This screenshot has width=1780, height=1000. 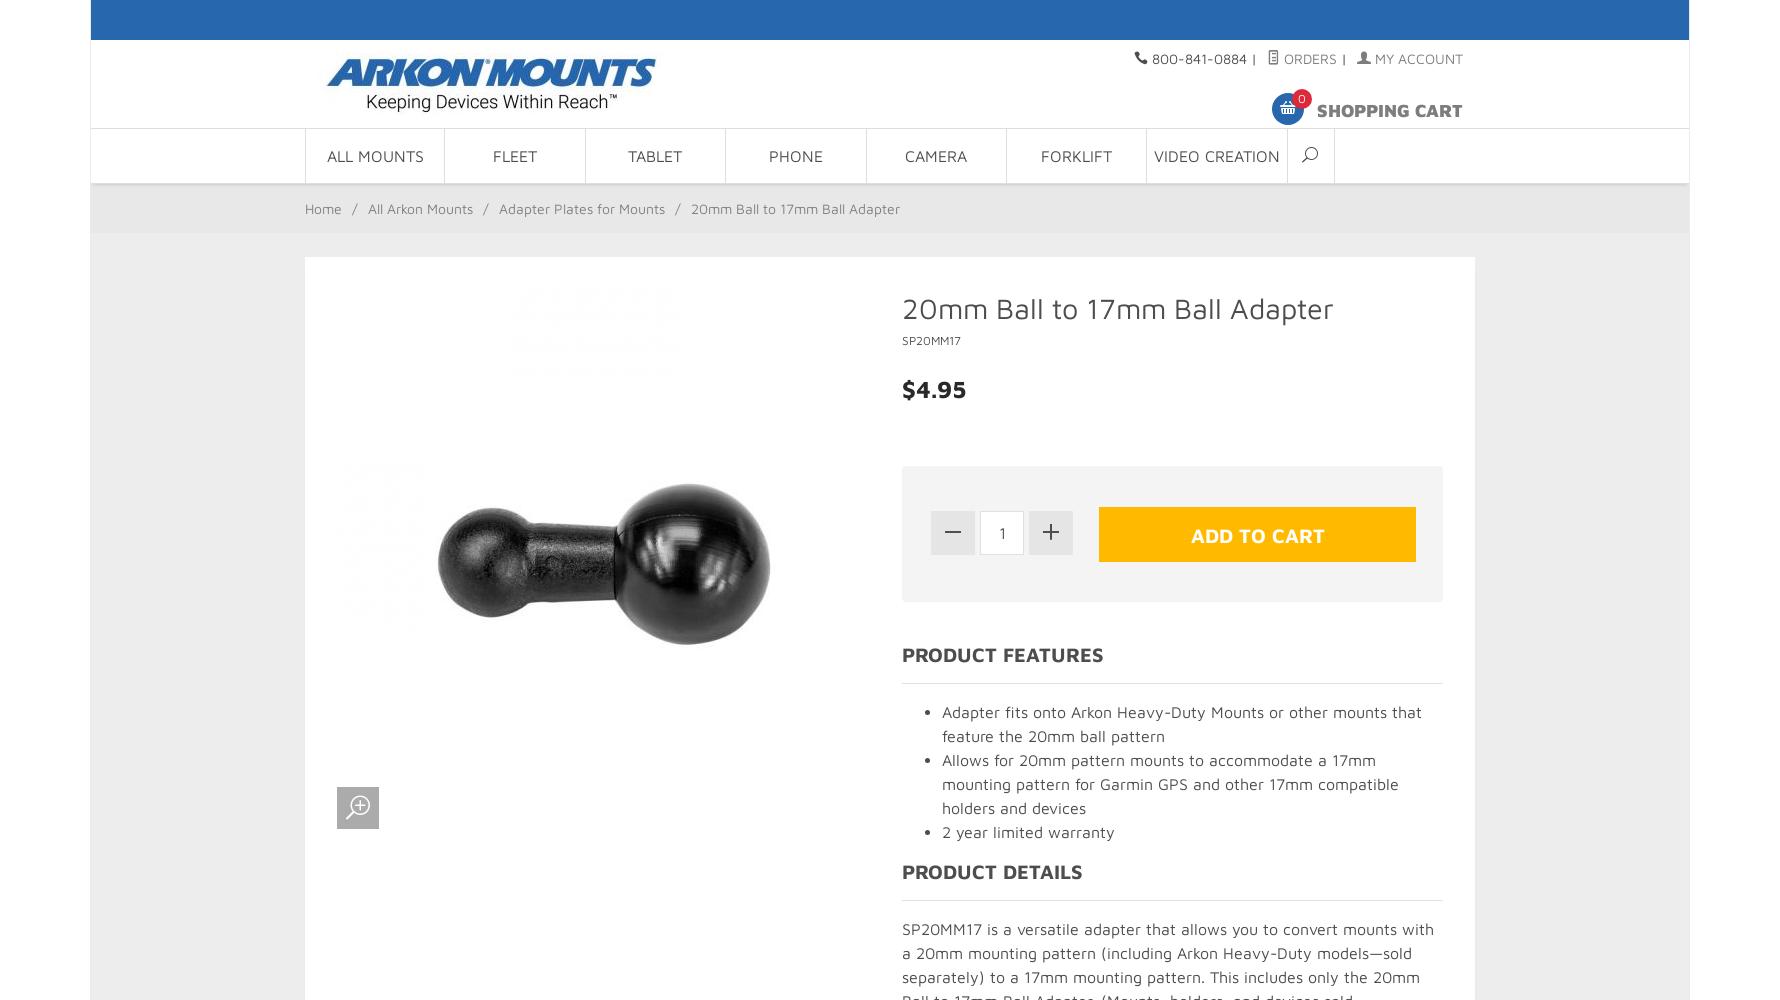 I want to click on '0', so click(x=1300, y=97).